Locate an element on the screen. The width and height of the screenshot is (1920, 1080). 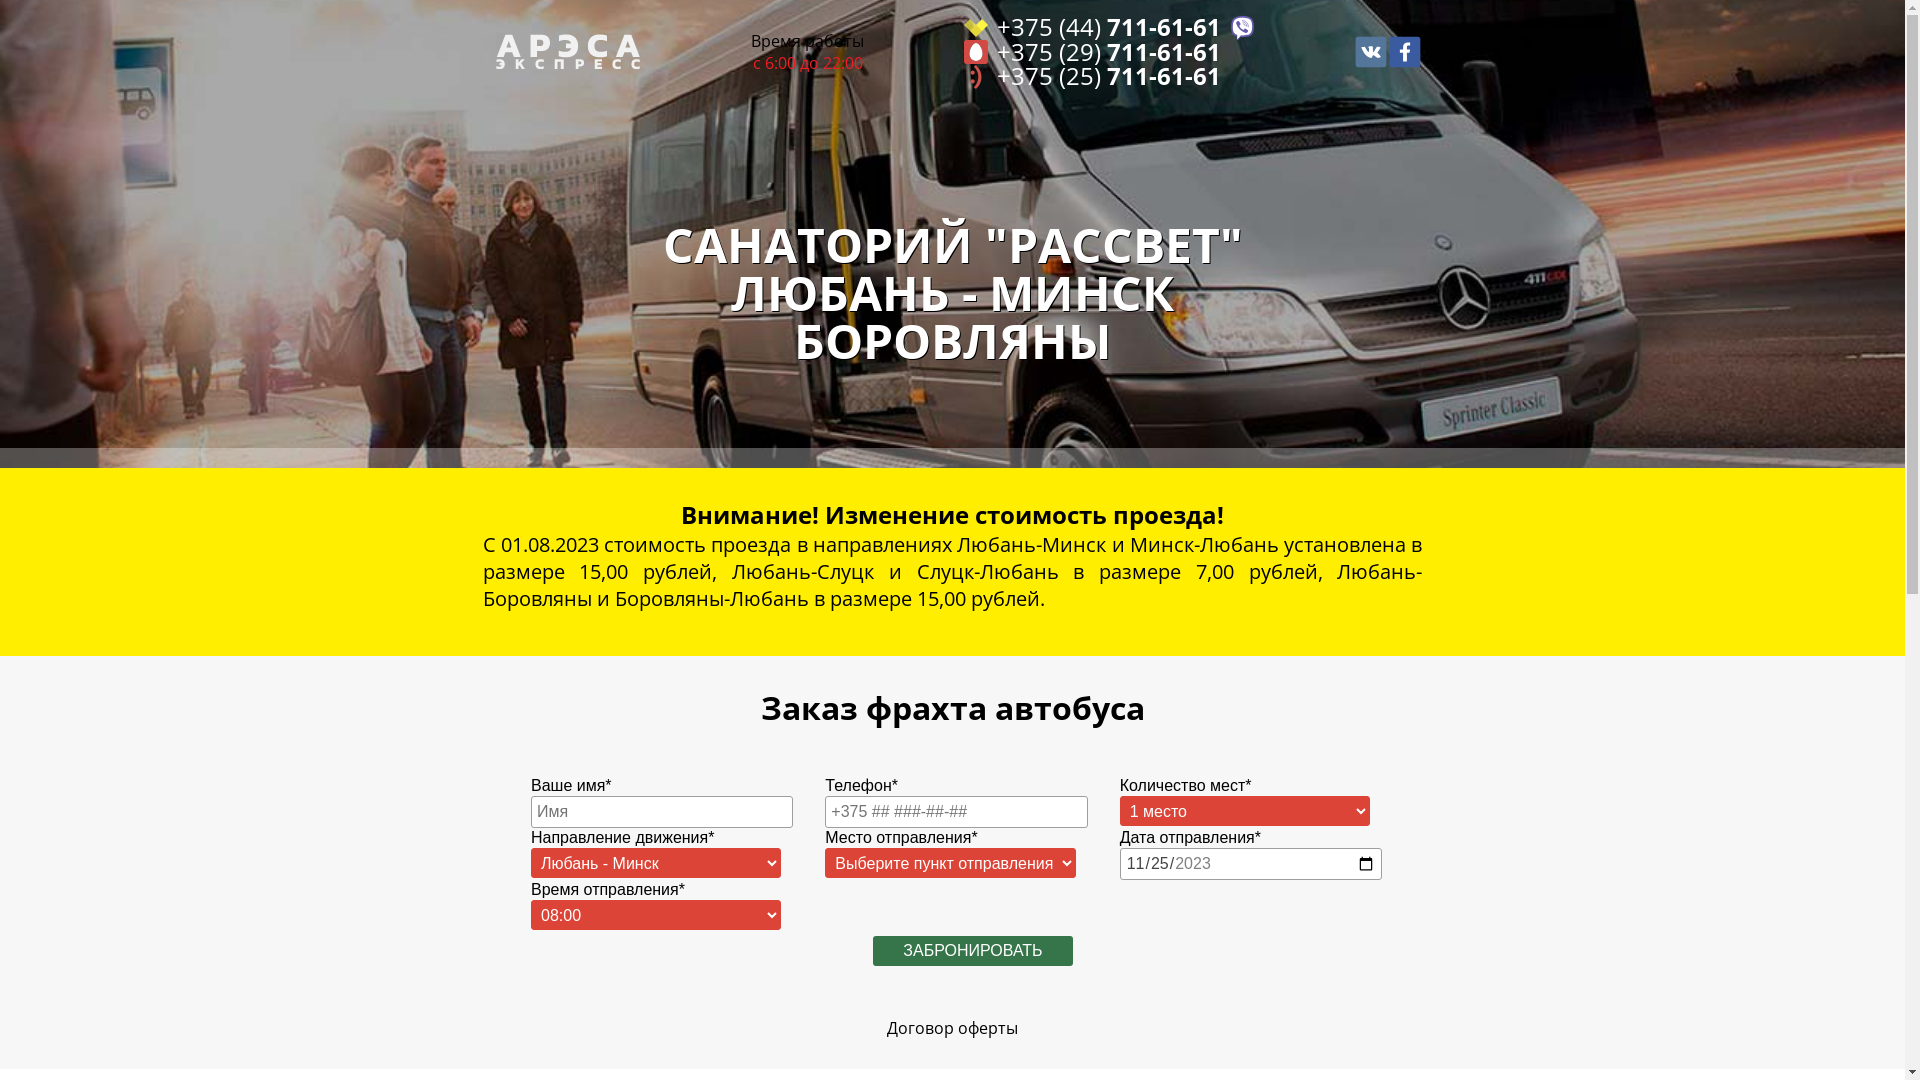
'+375 (25) 711-61-61' is located at coordinates (1108, 75).